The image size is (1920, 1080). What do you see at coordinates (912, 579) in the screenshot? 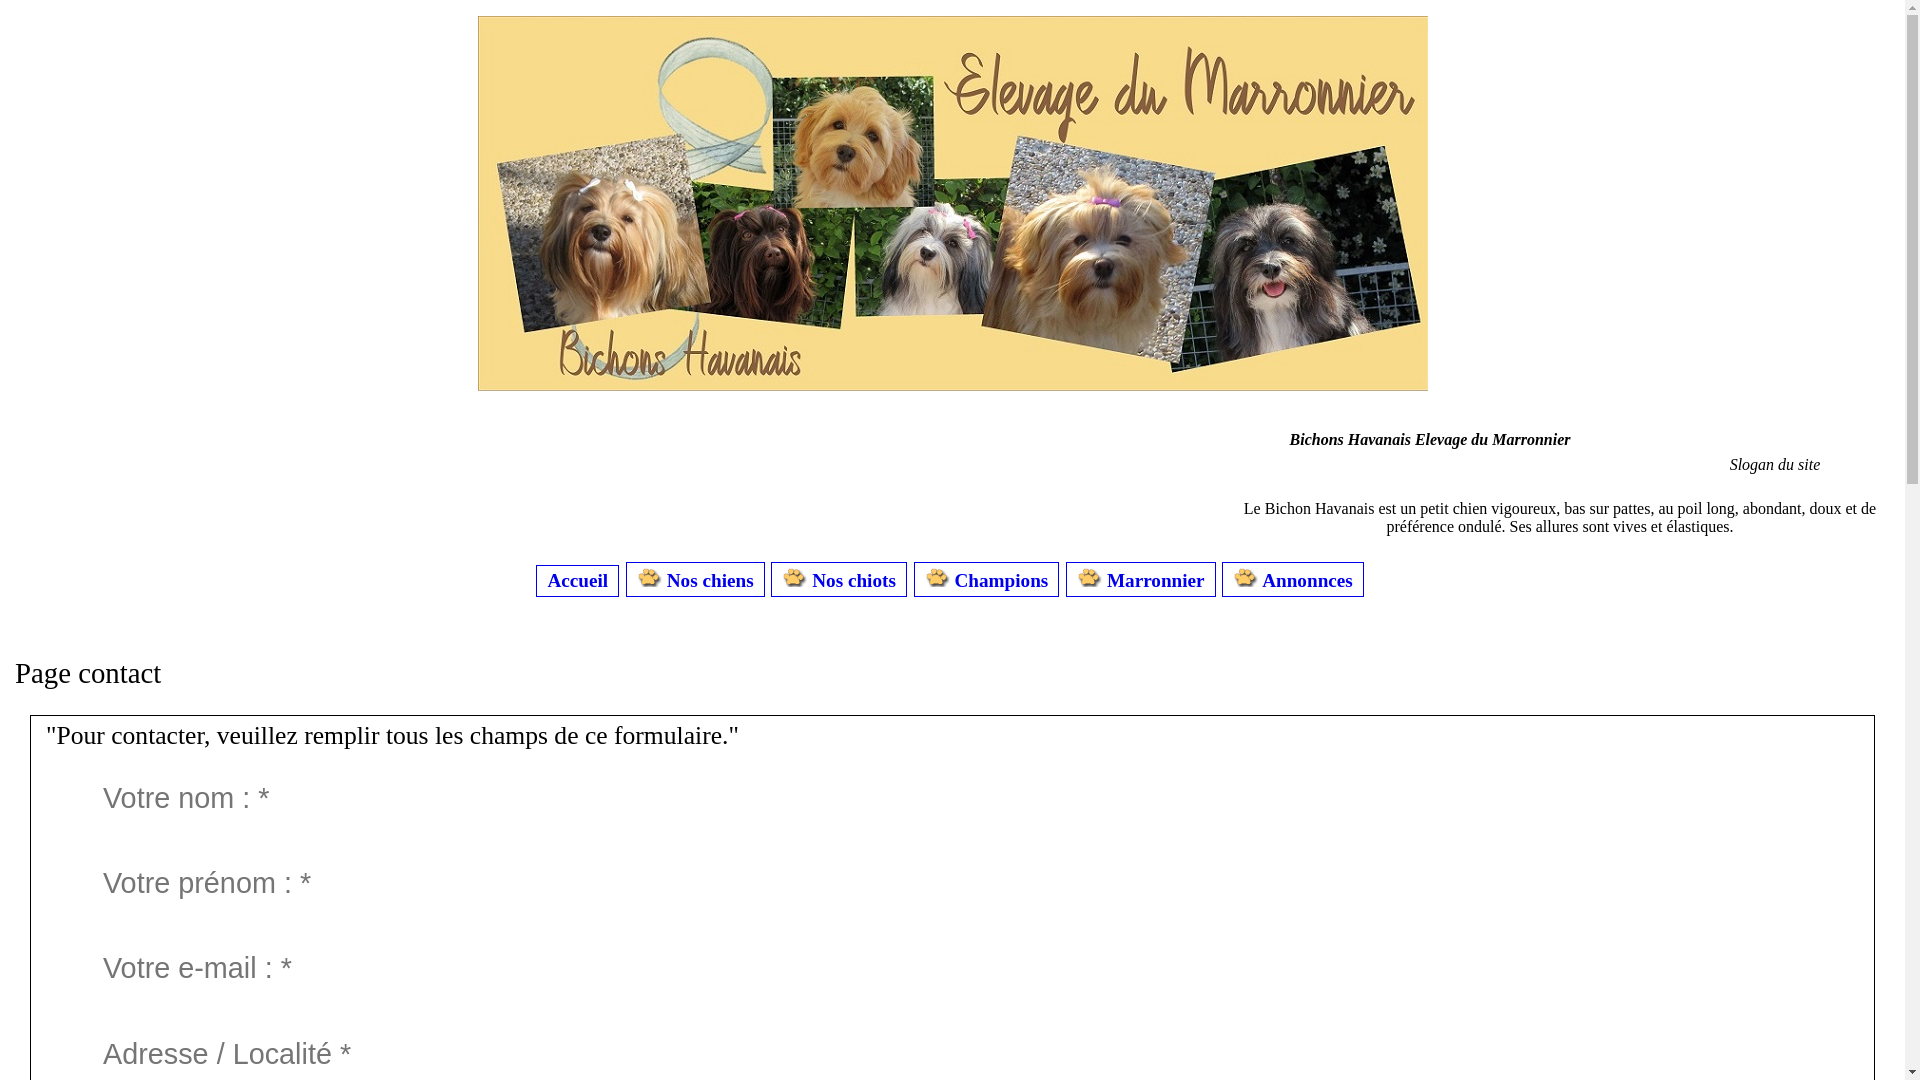
I see `'Champions'` at bounding box center [912, 579].